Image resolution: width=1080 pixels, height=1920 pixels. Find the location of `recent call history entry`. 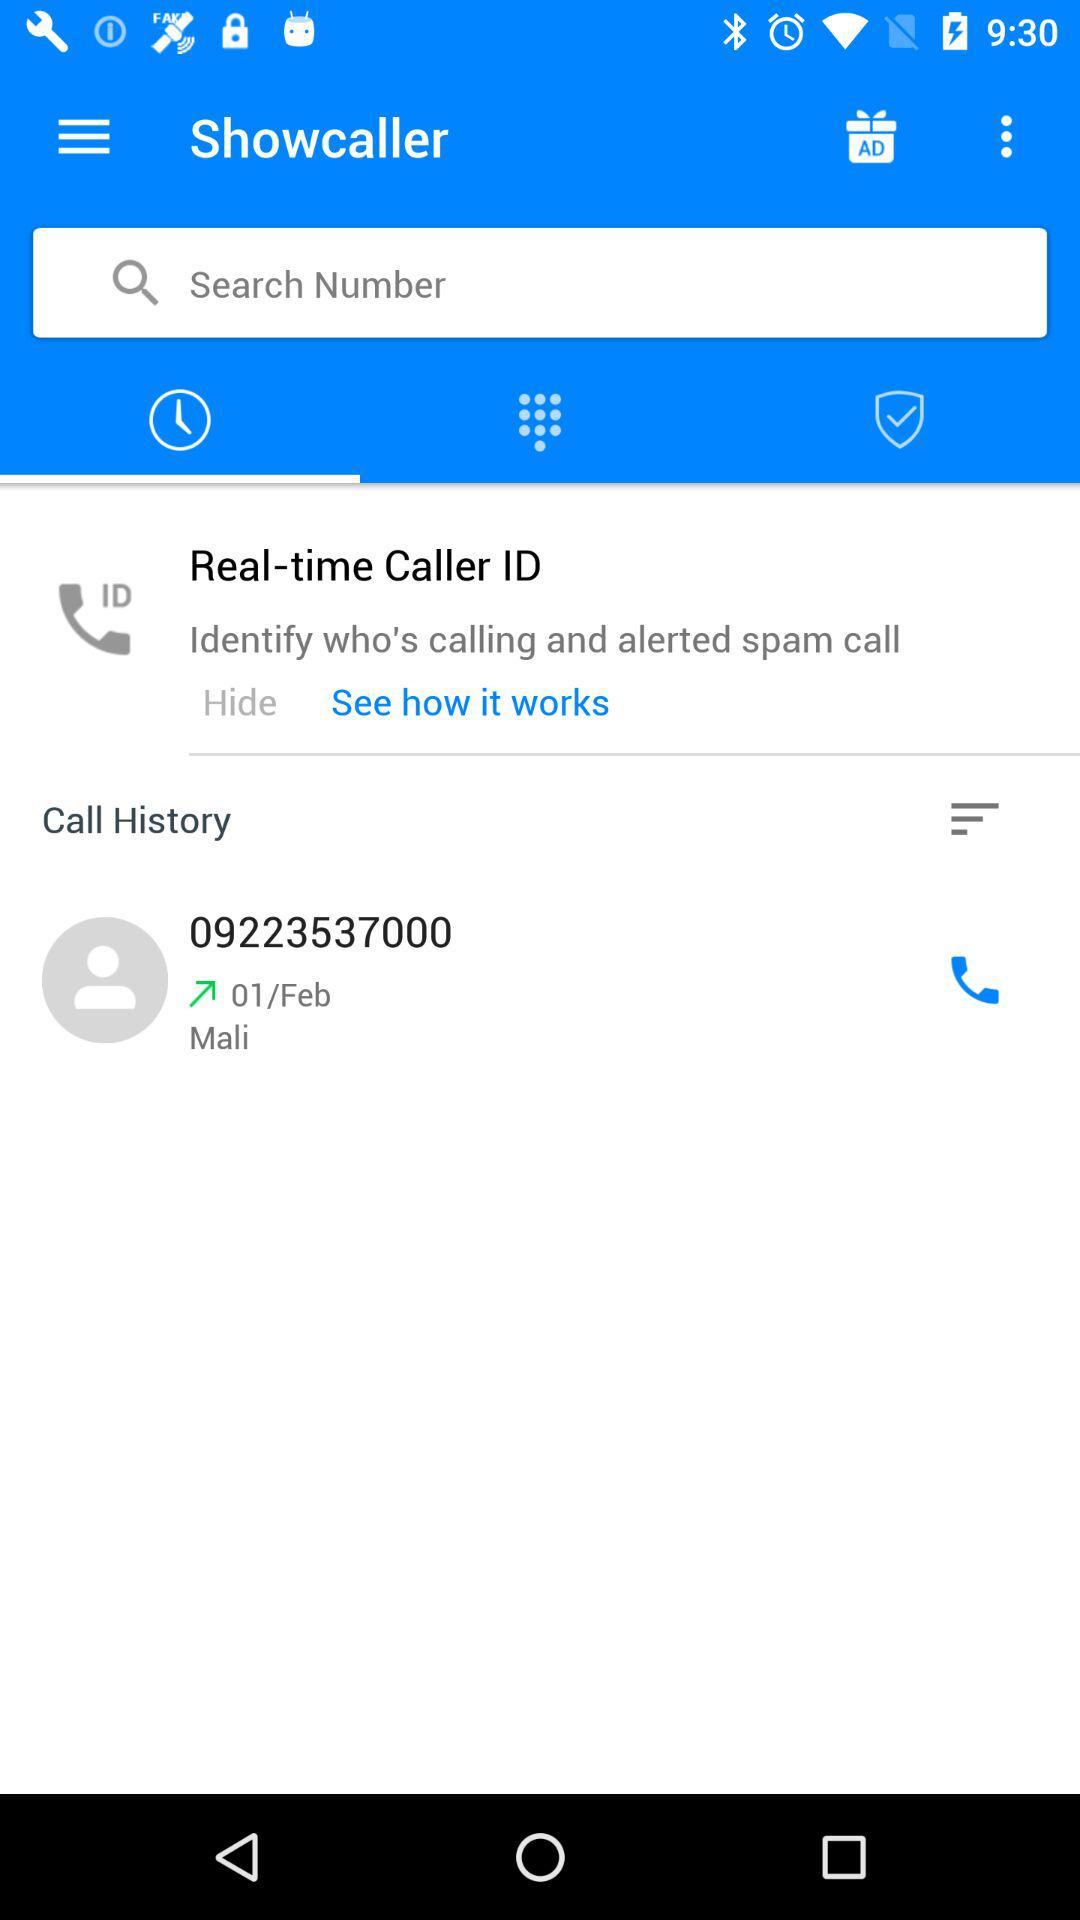

recent call history entry is located at coordinates (540, 980).